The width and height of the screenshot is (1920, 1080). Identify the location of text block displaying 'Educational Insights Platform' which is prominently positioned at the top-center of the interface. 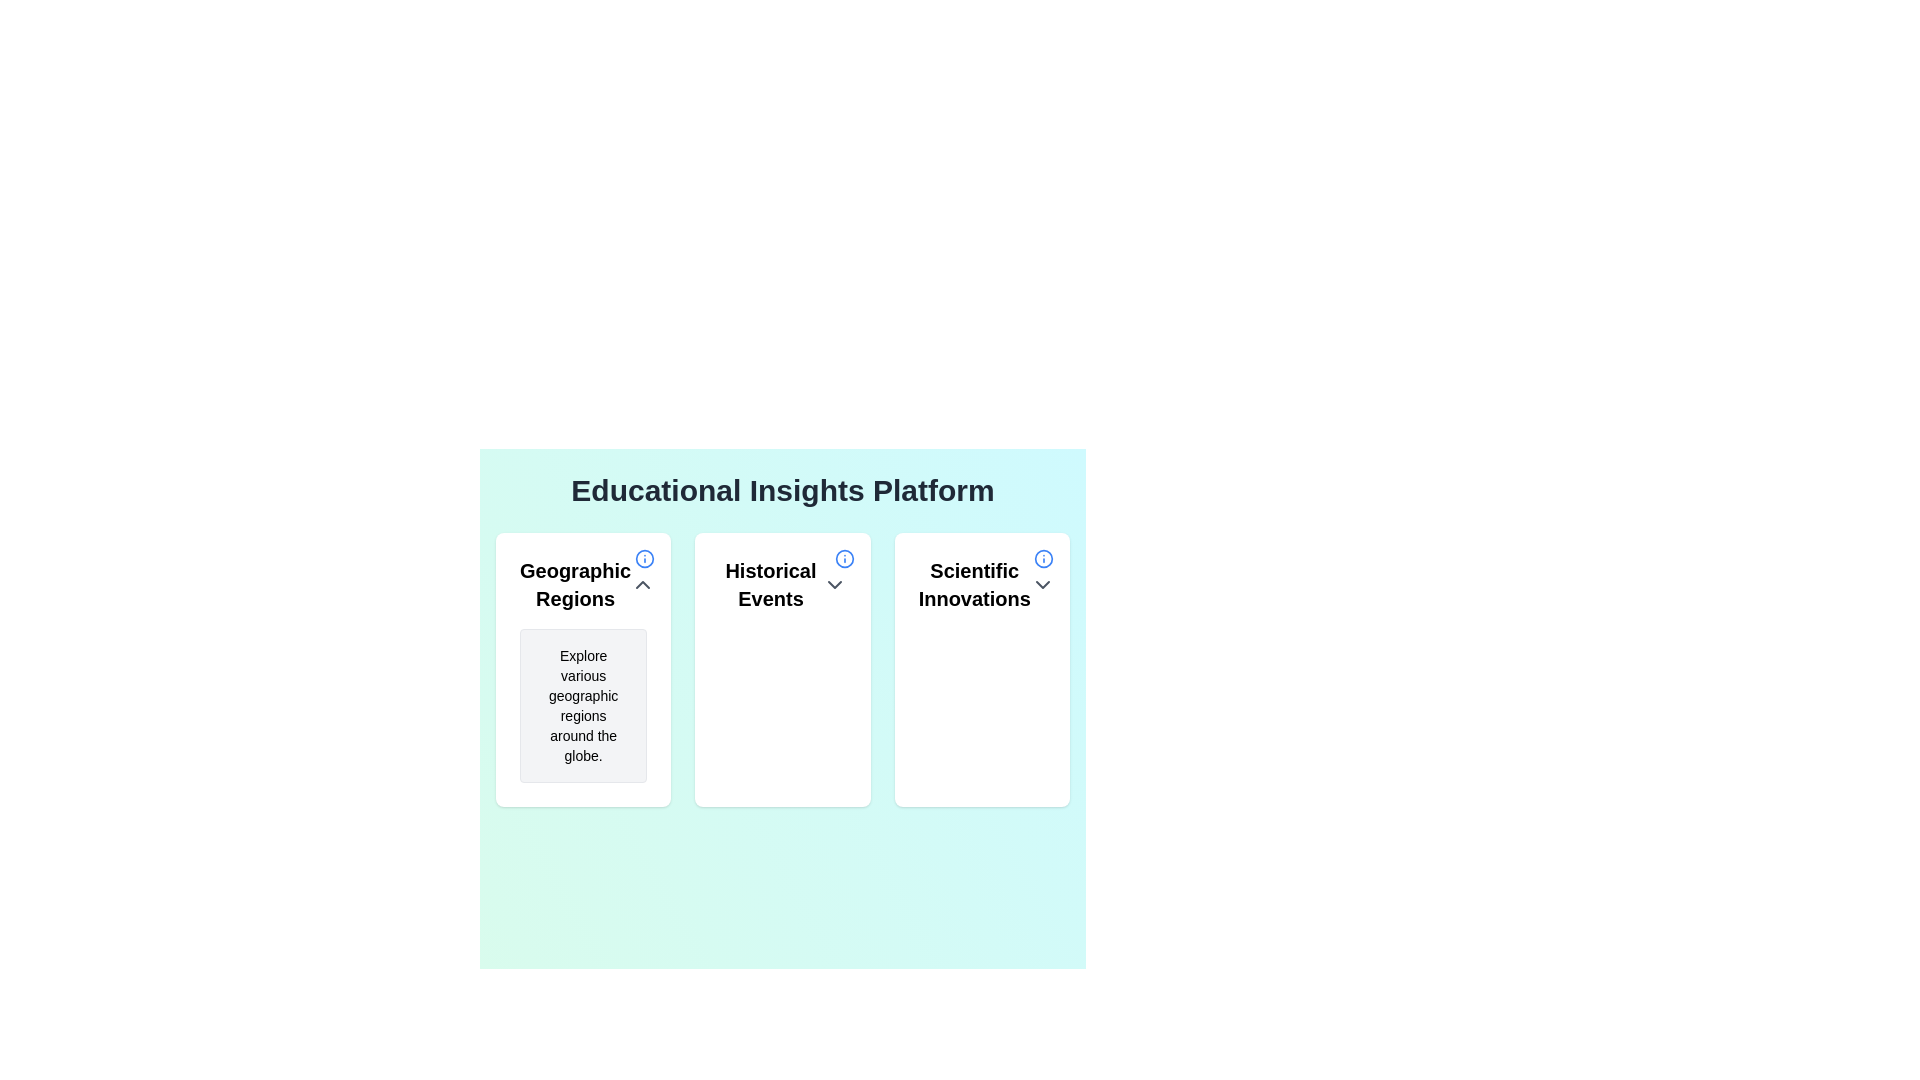
(781, 490).